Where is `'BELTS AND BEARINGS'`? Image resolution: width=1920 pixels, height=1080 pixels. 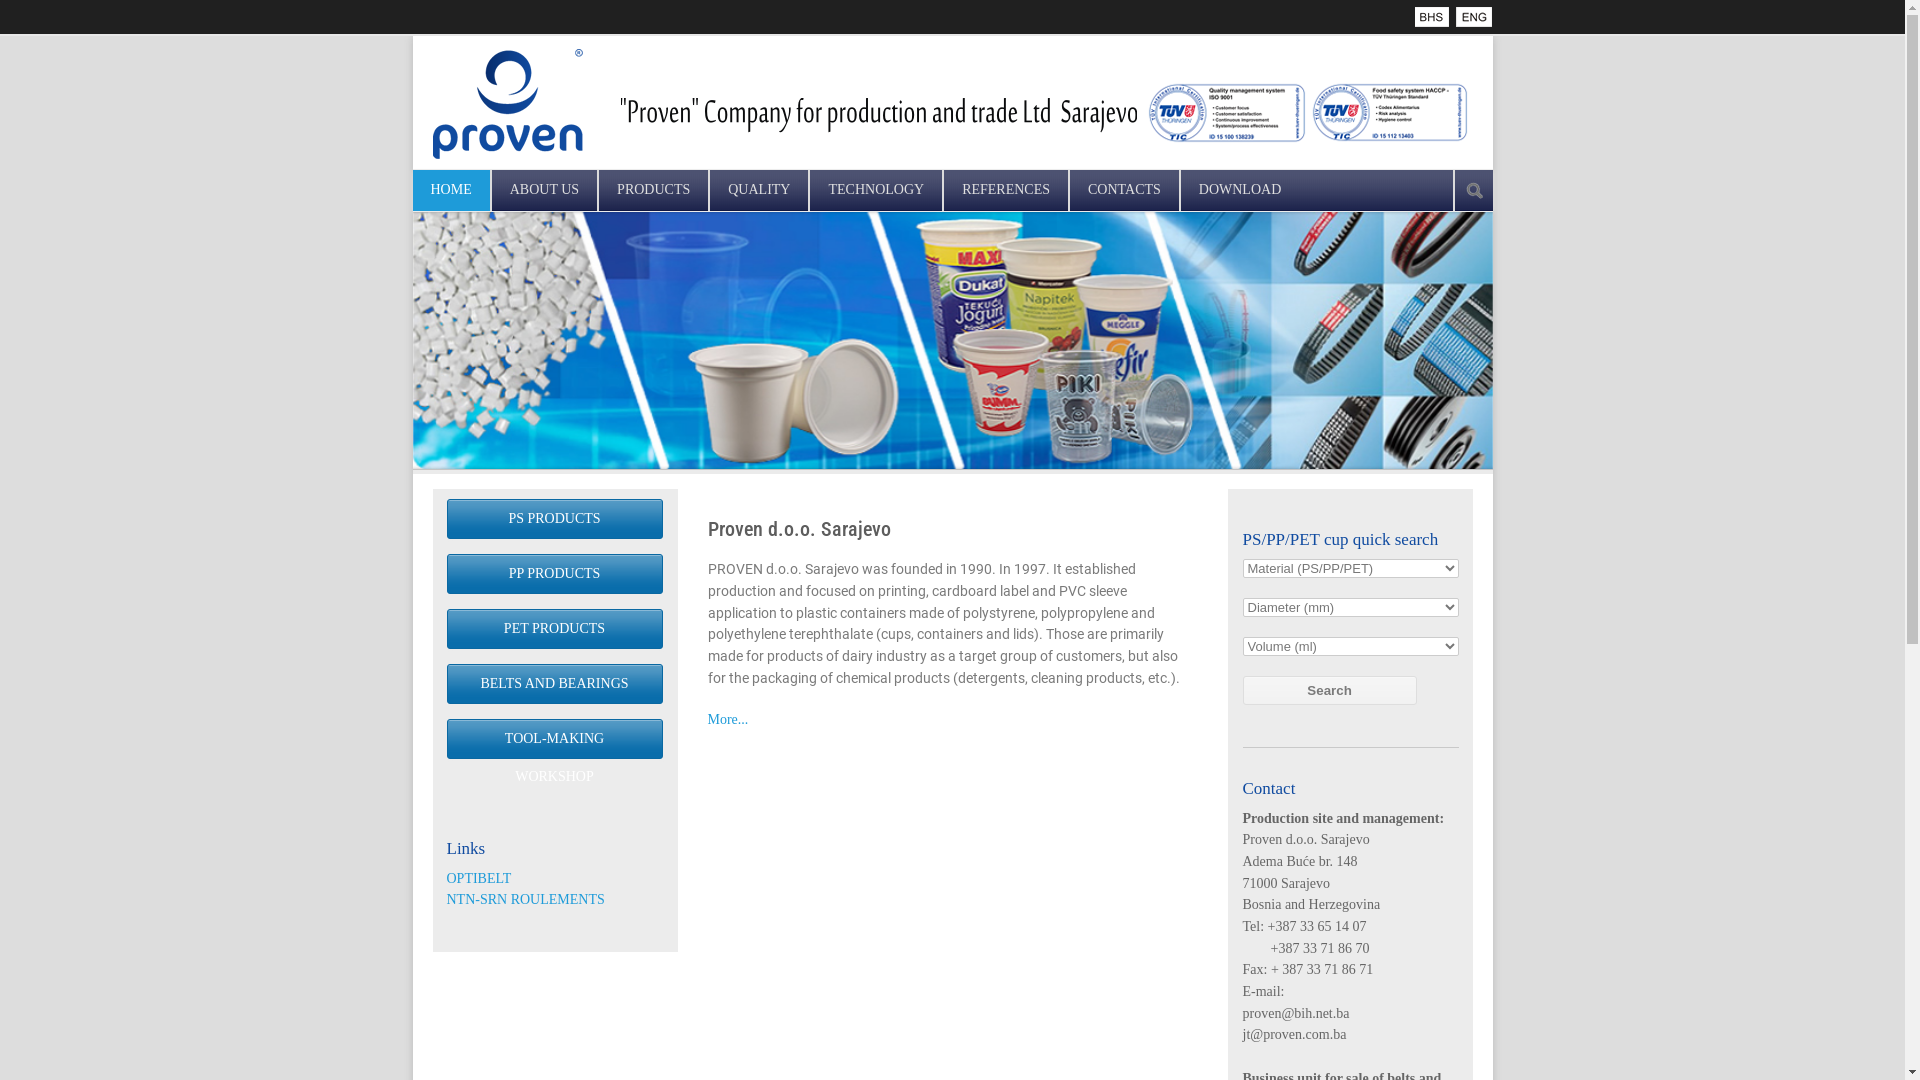 'BELTS AND BEARINGS' is located at coordinates (445, 682).